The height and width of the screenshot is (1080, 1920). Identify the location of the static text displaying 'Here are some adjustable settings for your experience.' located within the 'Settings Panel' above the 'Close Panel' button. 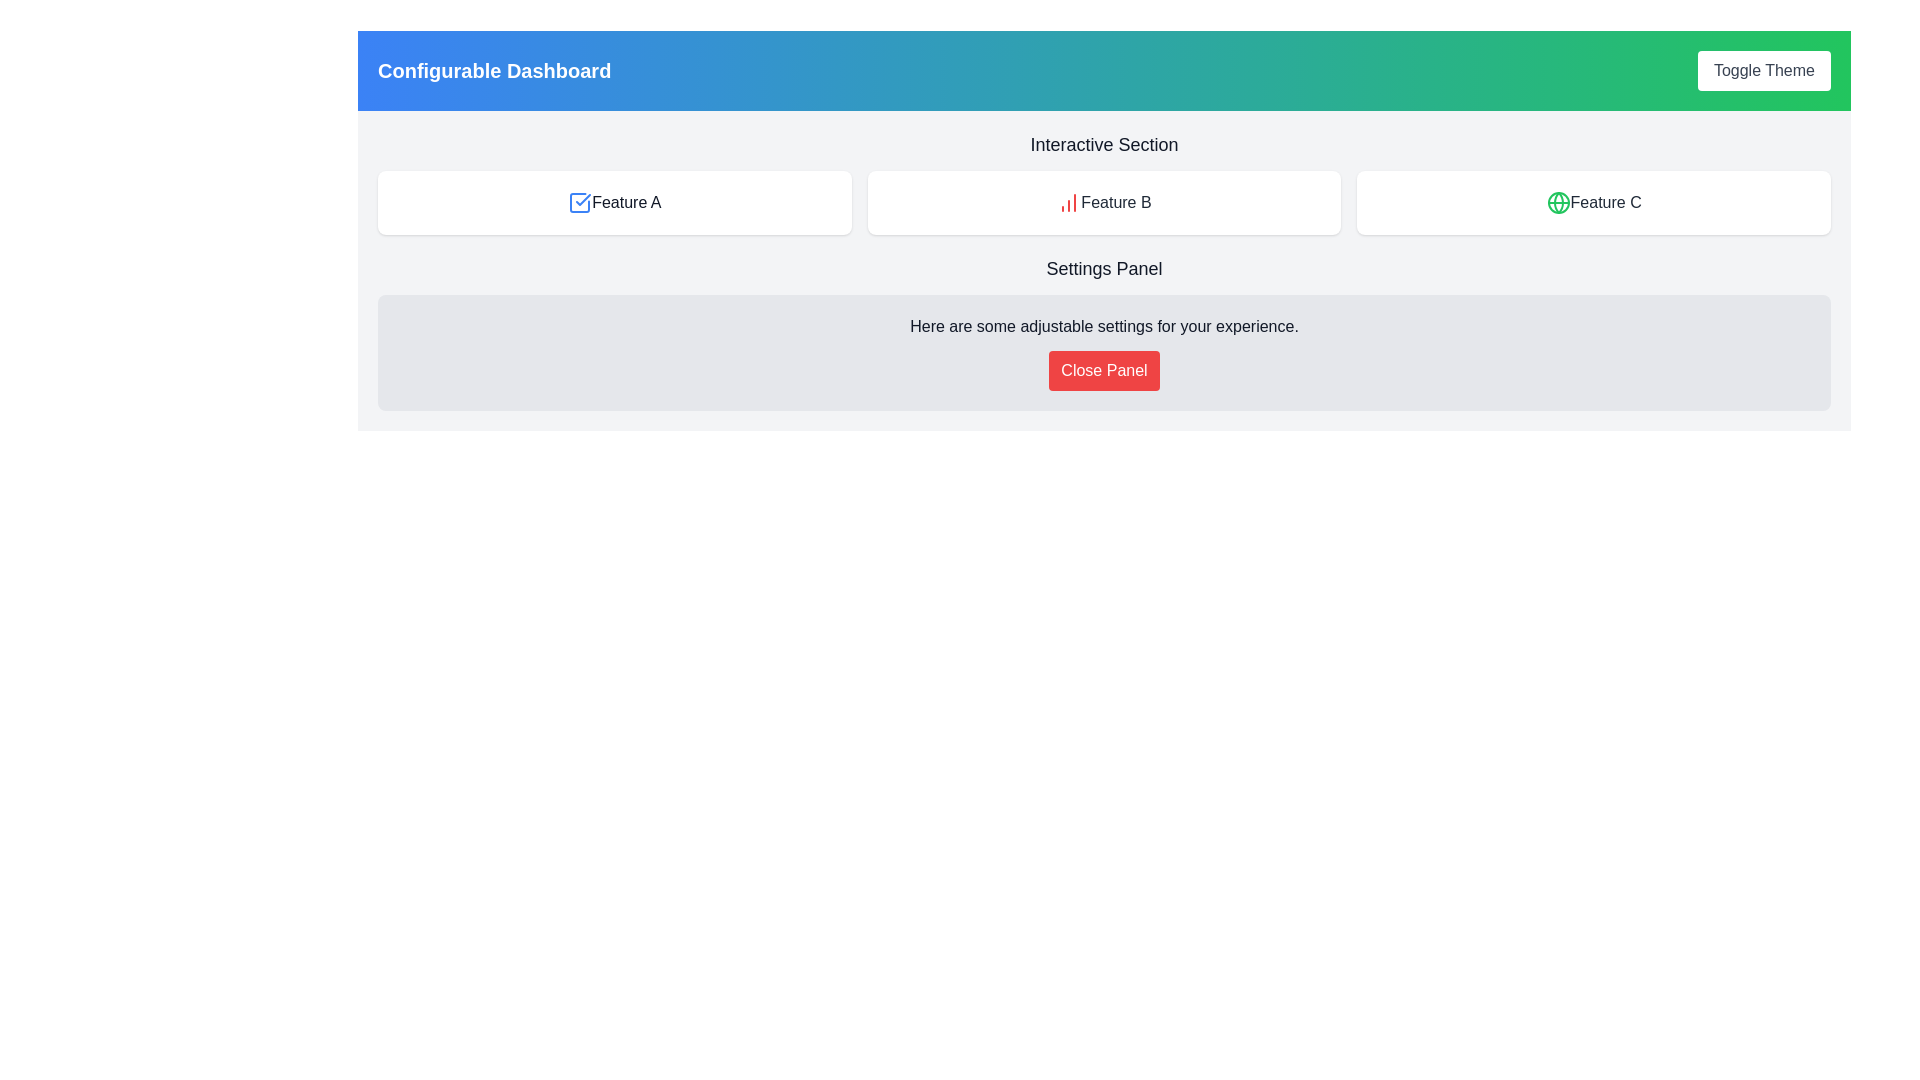
(1103, 326).